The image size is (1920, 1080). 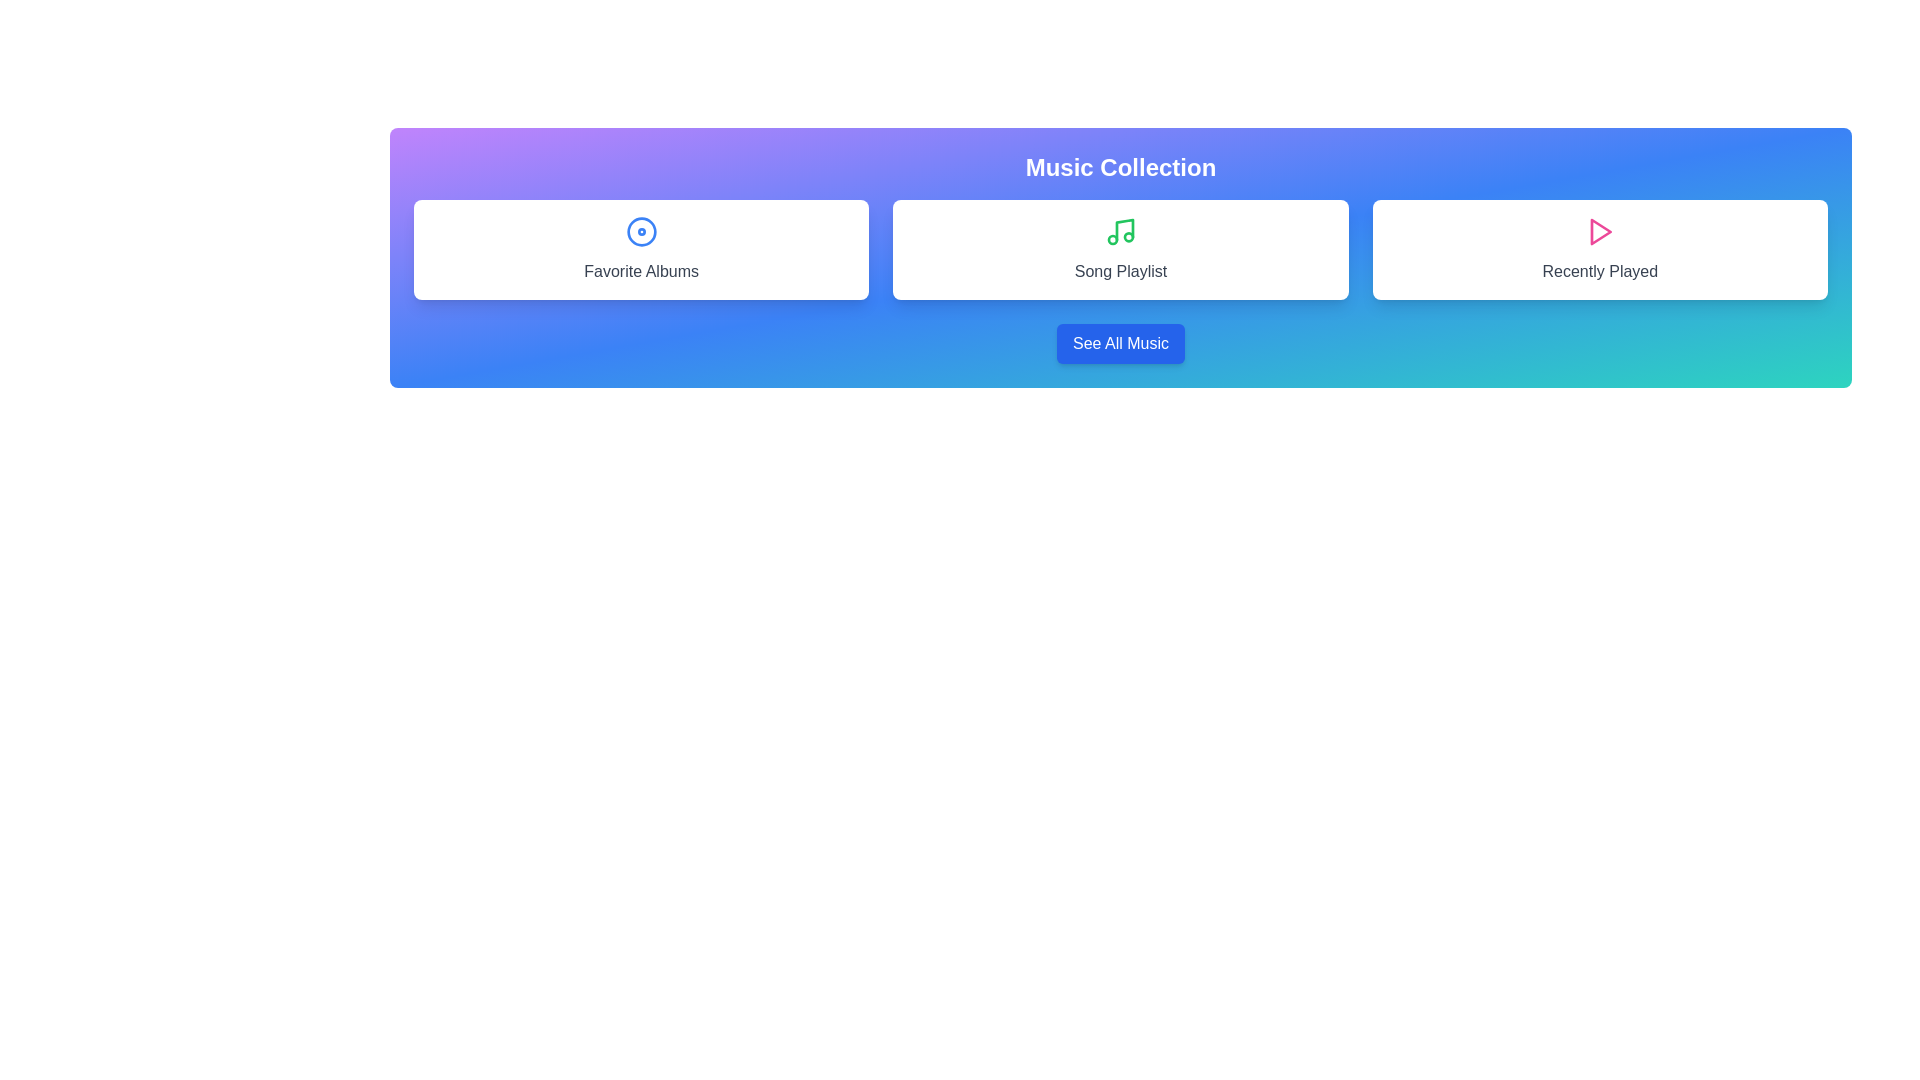 What do you see at coordinates (1600, 272) in the screenshot?
I see `descriptive text label located at the bottom of the rightmost card in a row of three cards, positioned under a pink play icon` at bounding box center [1600, 272].